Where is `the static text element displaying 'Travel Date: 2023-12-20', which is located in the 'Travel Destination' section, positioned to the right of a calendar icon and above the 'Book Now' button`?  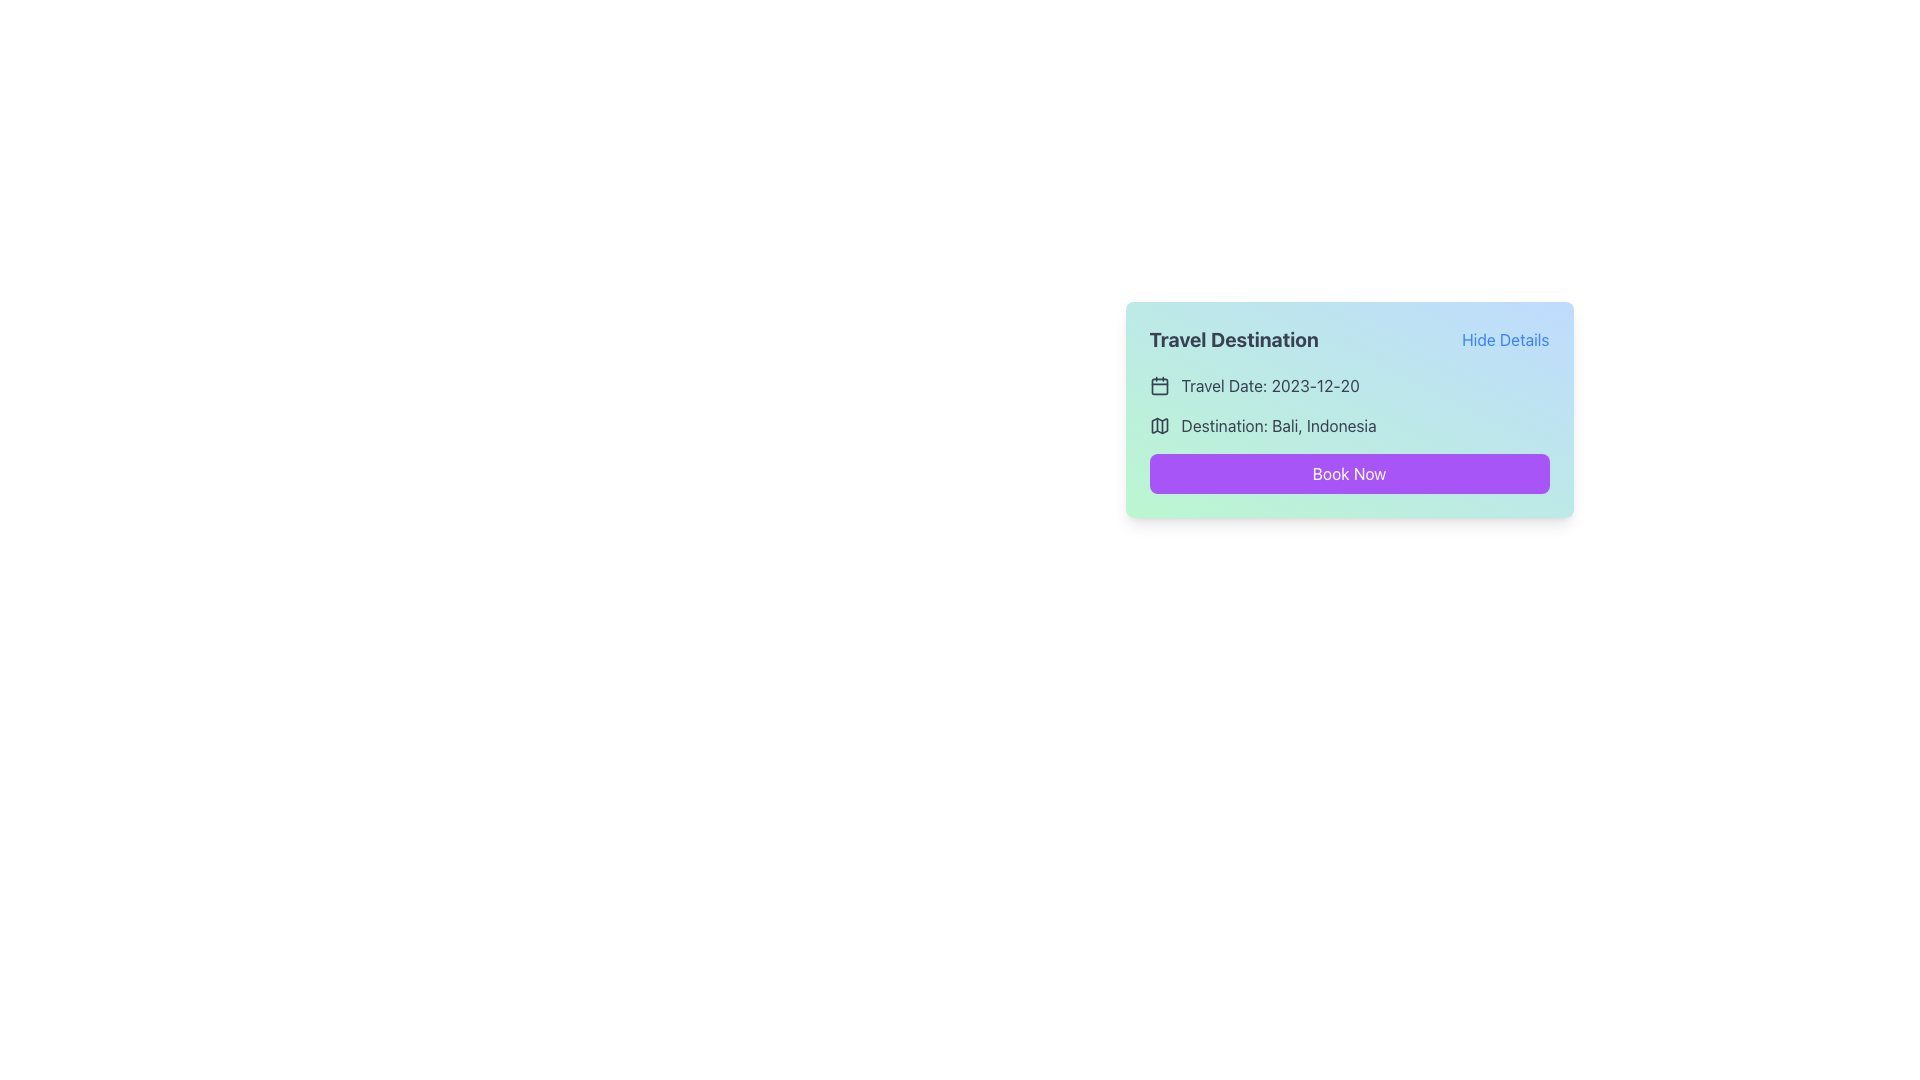
the static text element displaying 'Travel Date: 2023-12-20', which is located in the 'Travel Destination' section, positioned to the right of a calendar icon and above the 'Book Now' button is located at coordinates (1269, 385).